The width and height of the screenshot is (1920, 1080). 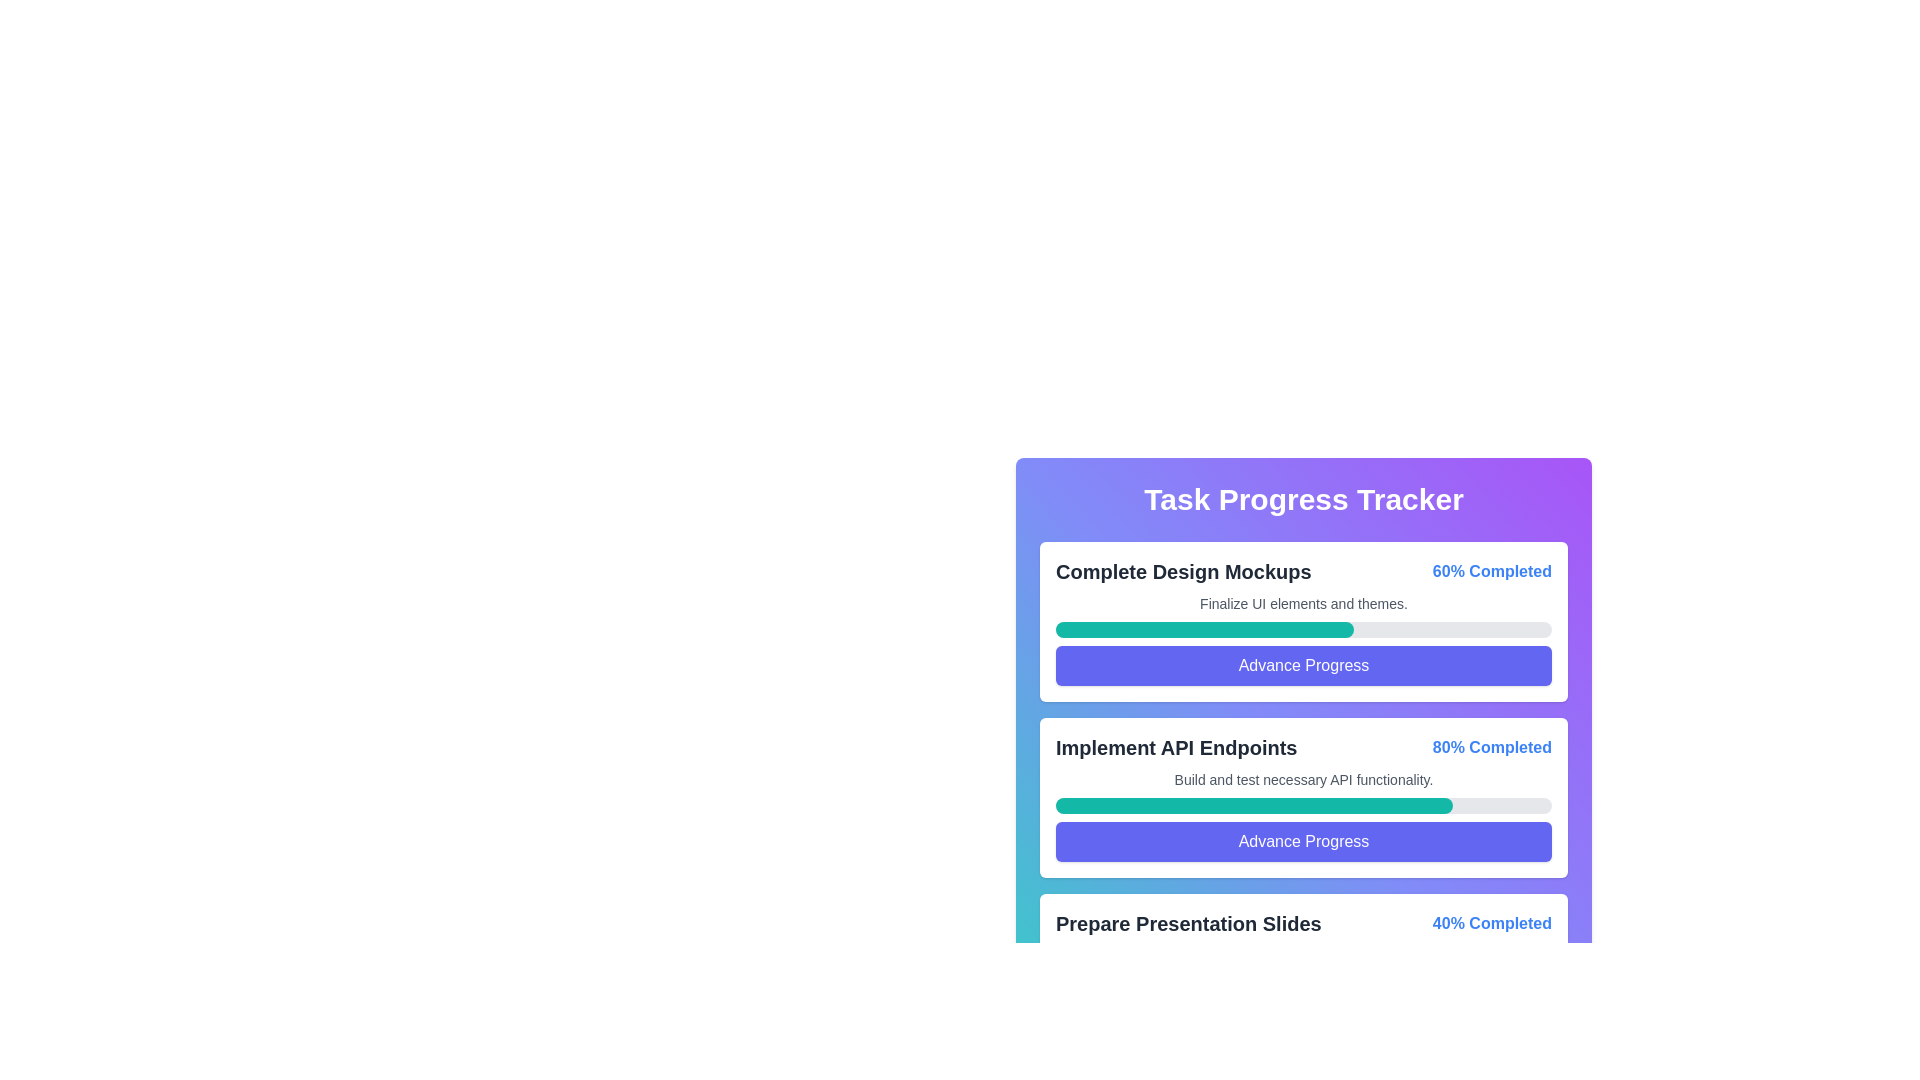 I want to click on the Text Label displaying '80% Completed', which is styled in bold blue font and located in the progress tracker section, so click(x=1492, y=748).